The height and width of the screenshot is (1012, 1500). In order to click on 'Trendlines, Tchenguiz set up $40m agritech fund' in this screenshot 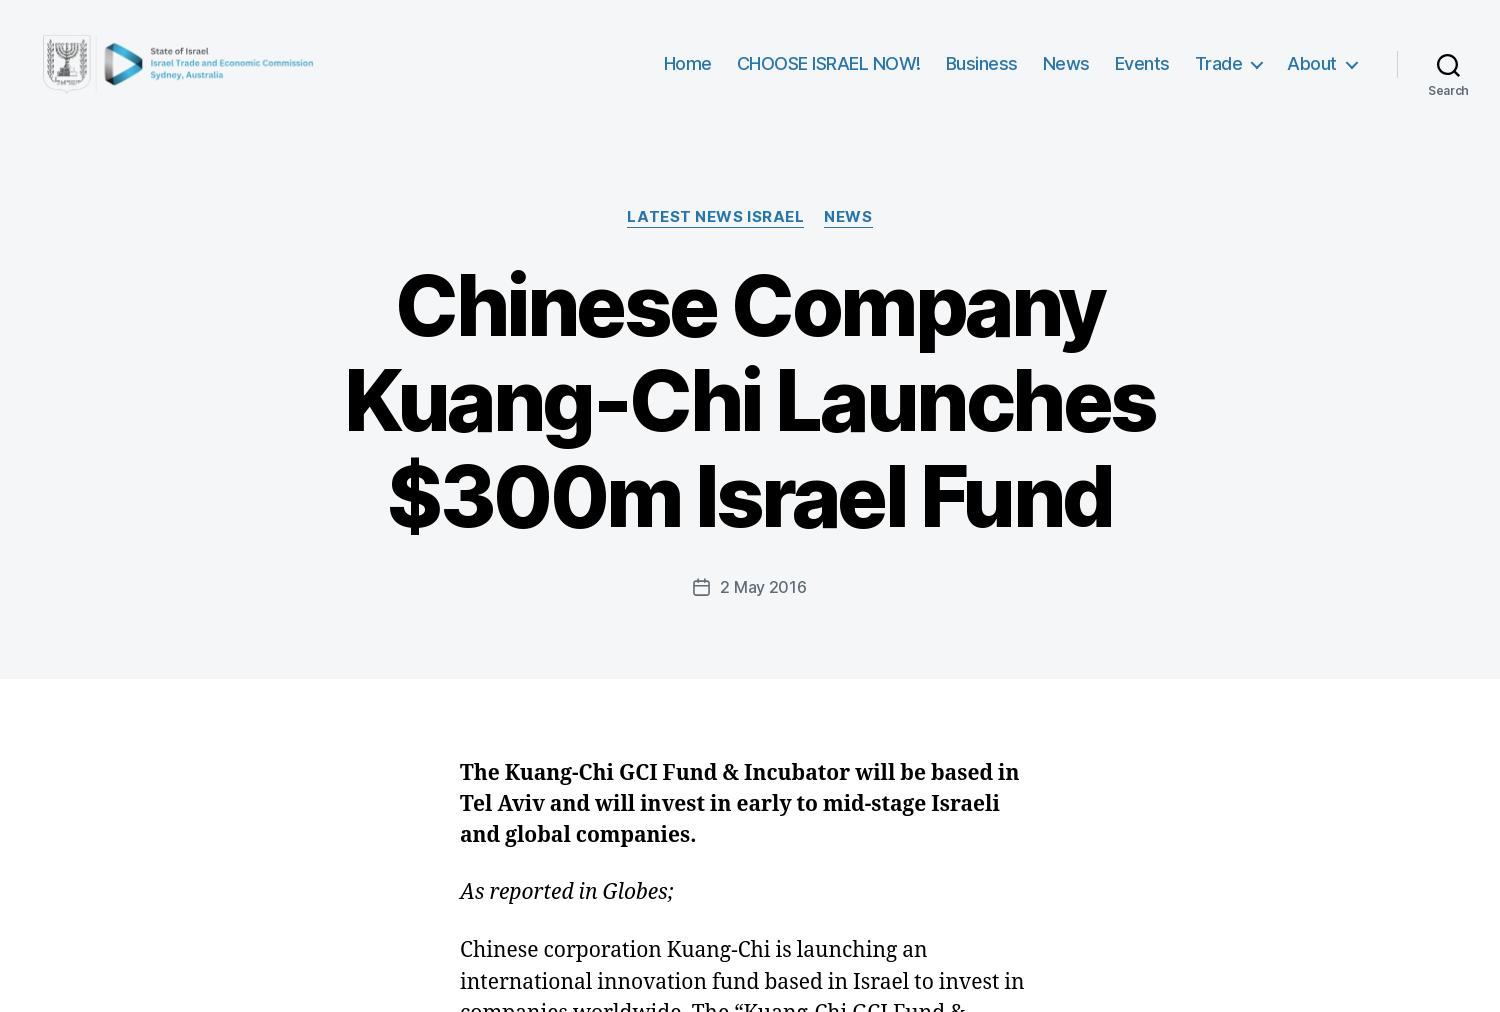, I will do `click(737, 745)`.